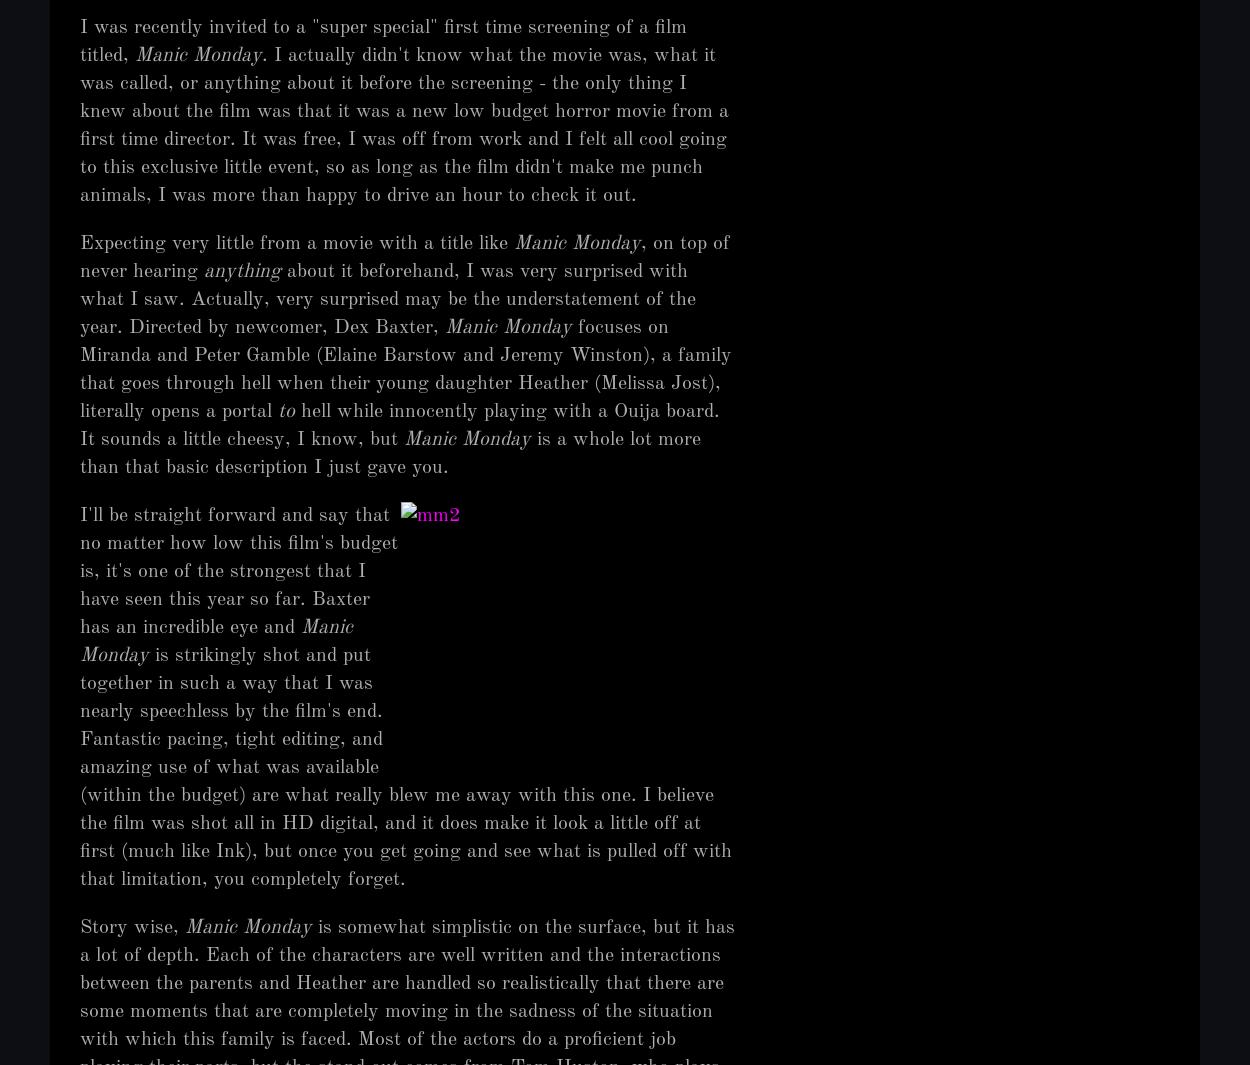 The height and width of the screenshot is (1065, 1250). I want to click on 'I was recently invited to a "super special" first time screening of a film titled,', so click(383, 40).